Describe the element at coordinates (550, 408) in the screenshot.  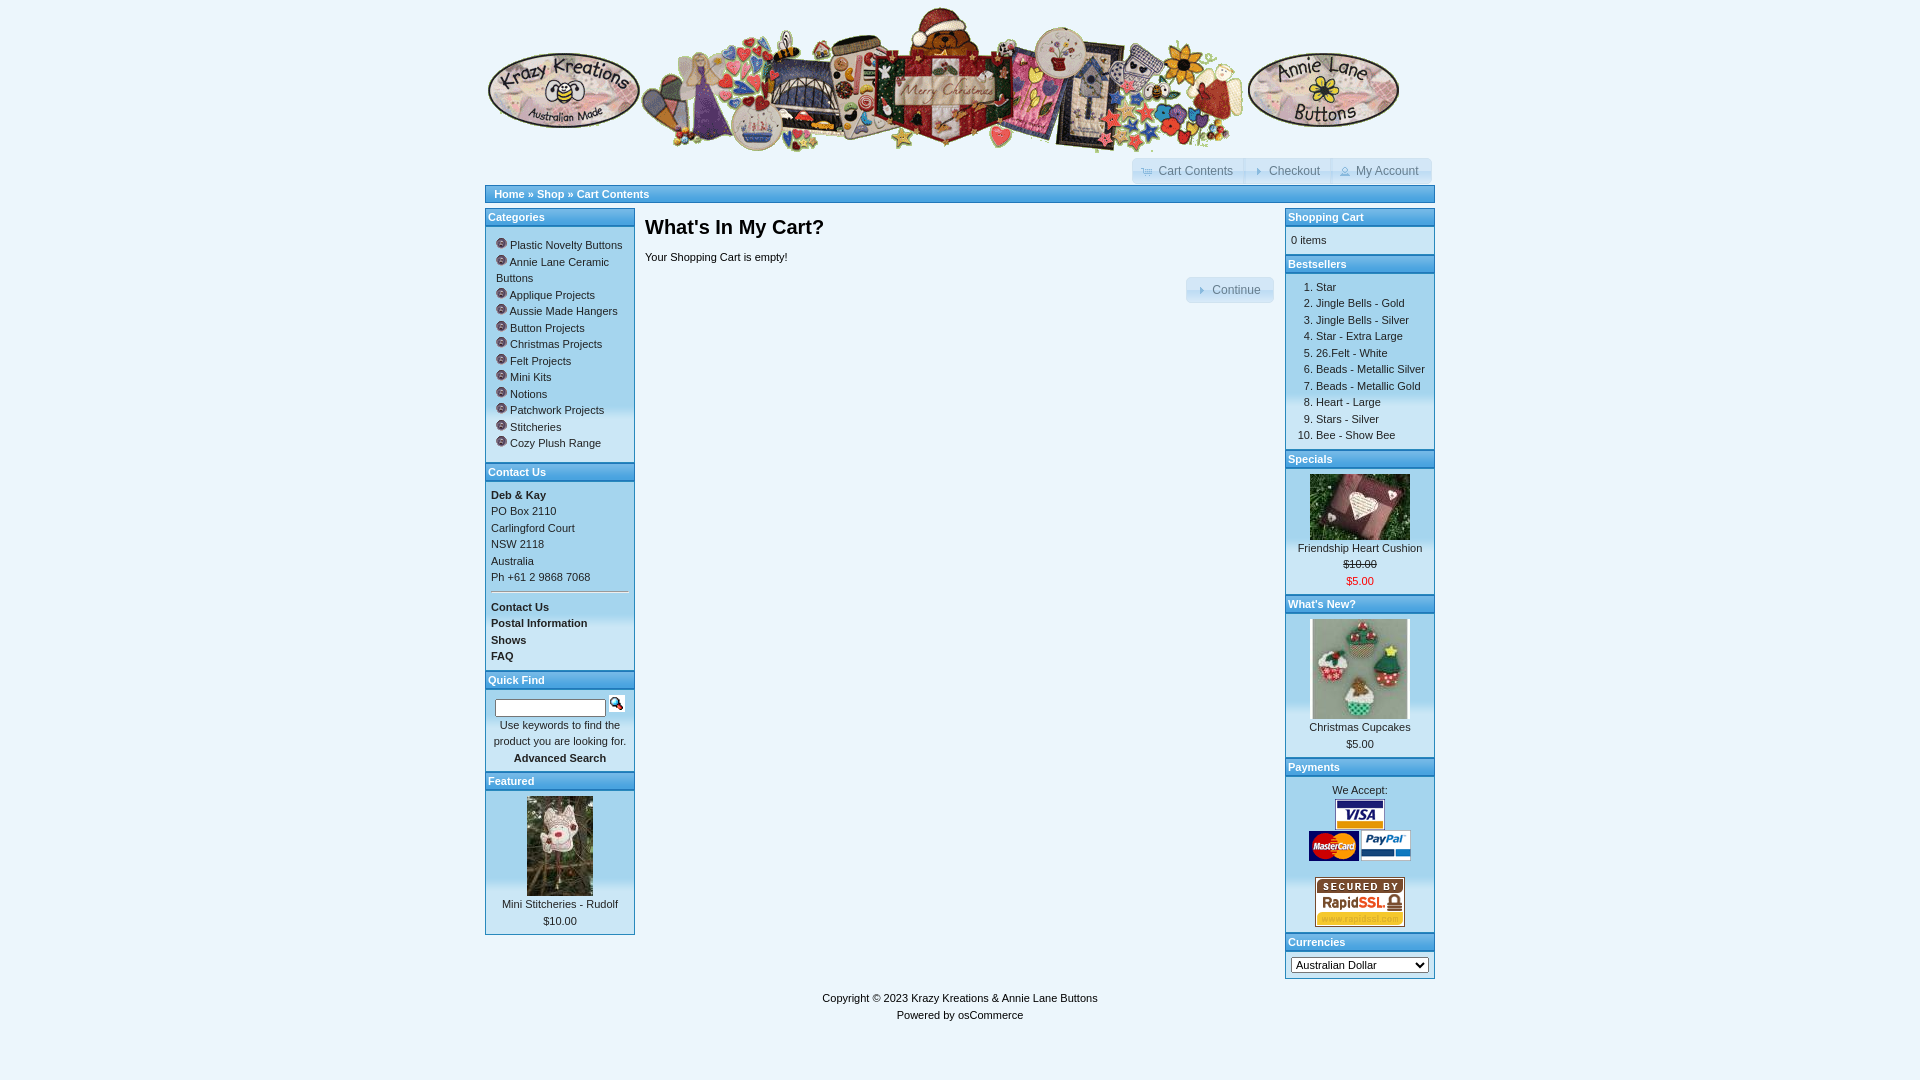
I see `' Patchwork Projects'` at that location.